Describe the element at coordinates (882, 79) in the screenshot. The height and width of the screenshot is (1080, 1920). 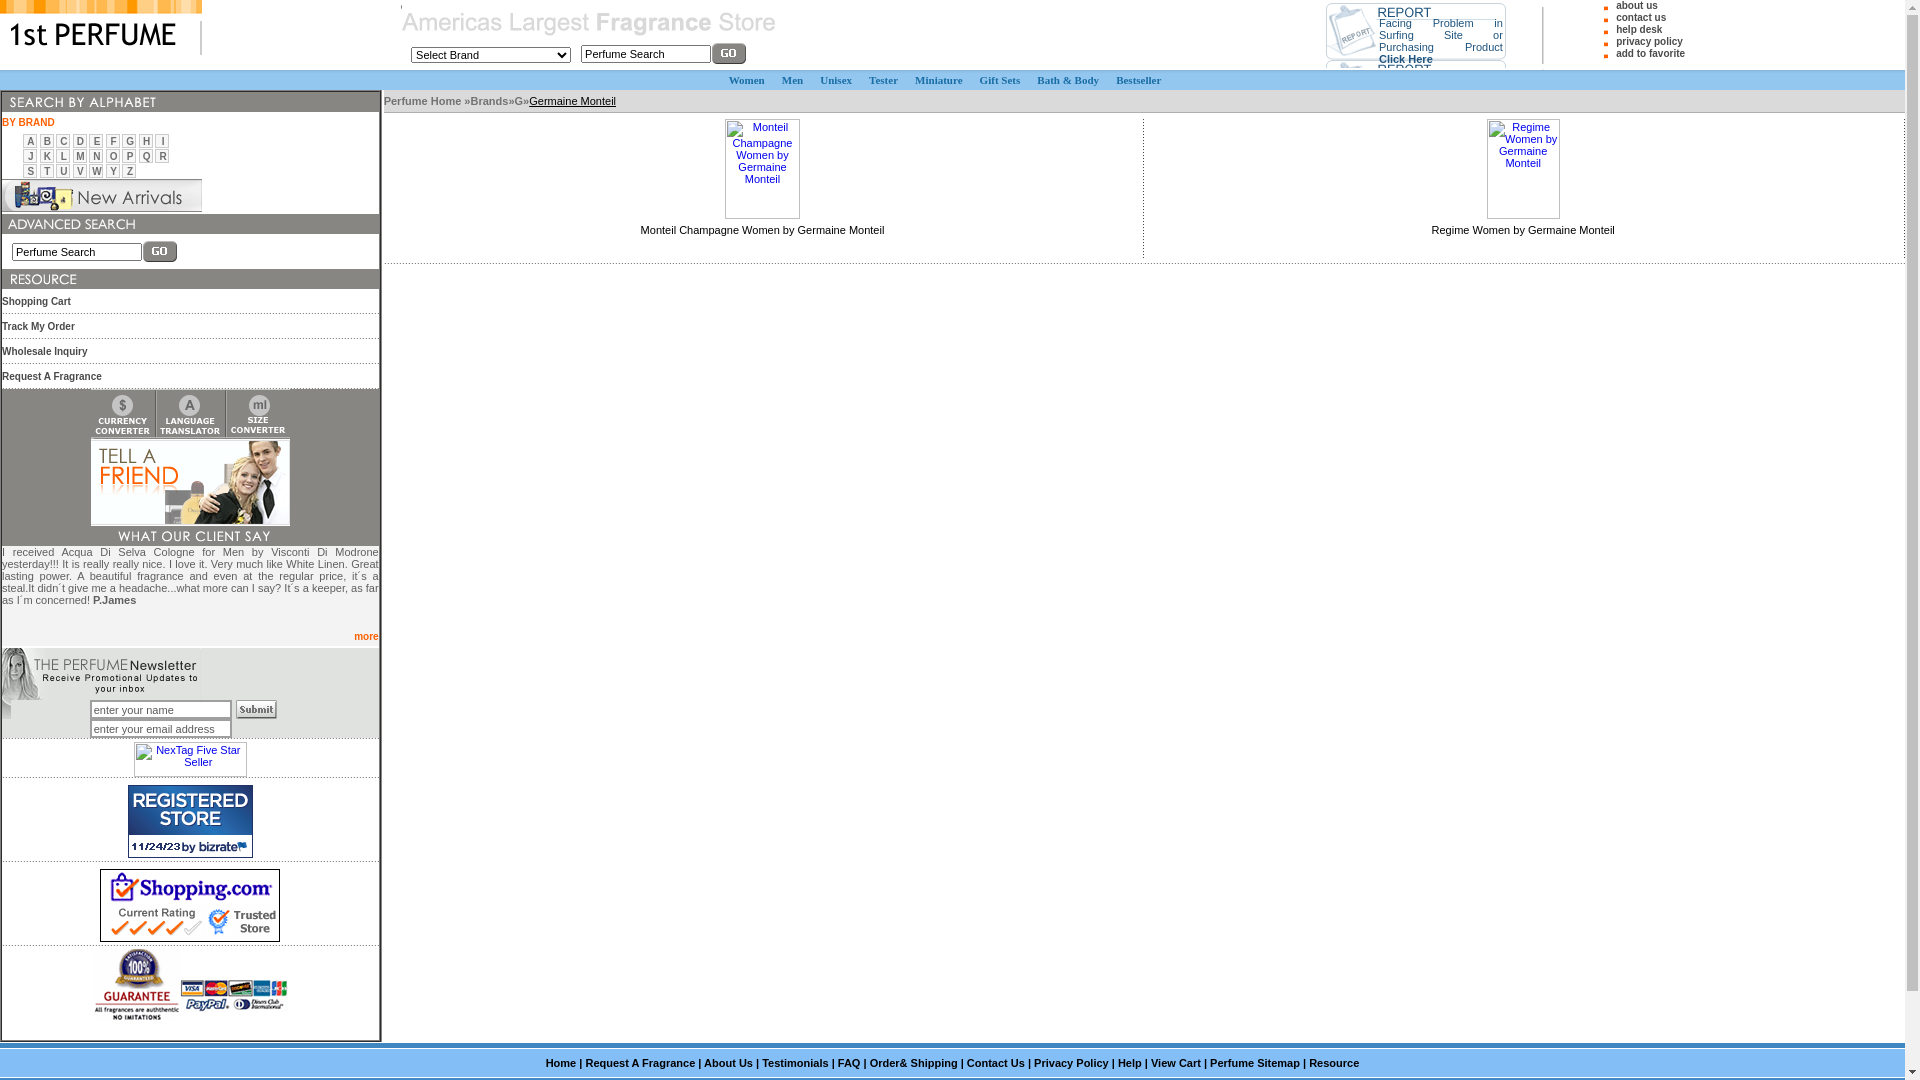
I see `'Tester'` at that location.